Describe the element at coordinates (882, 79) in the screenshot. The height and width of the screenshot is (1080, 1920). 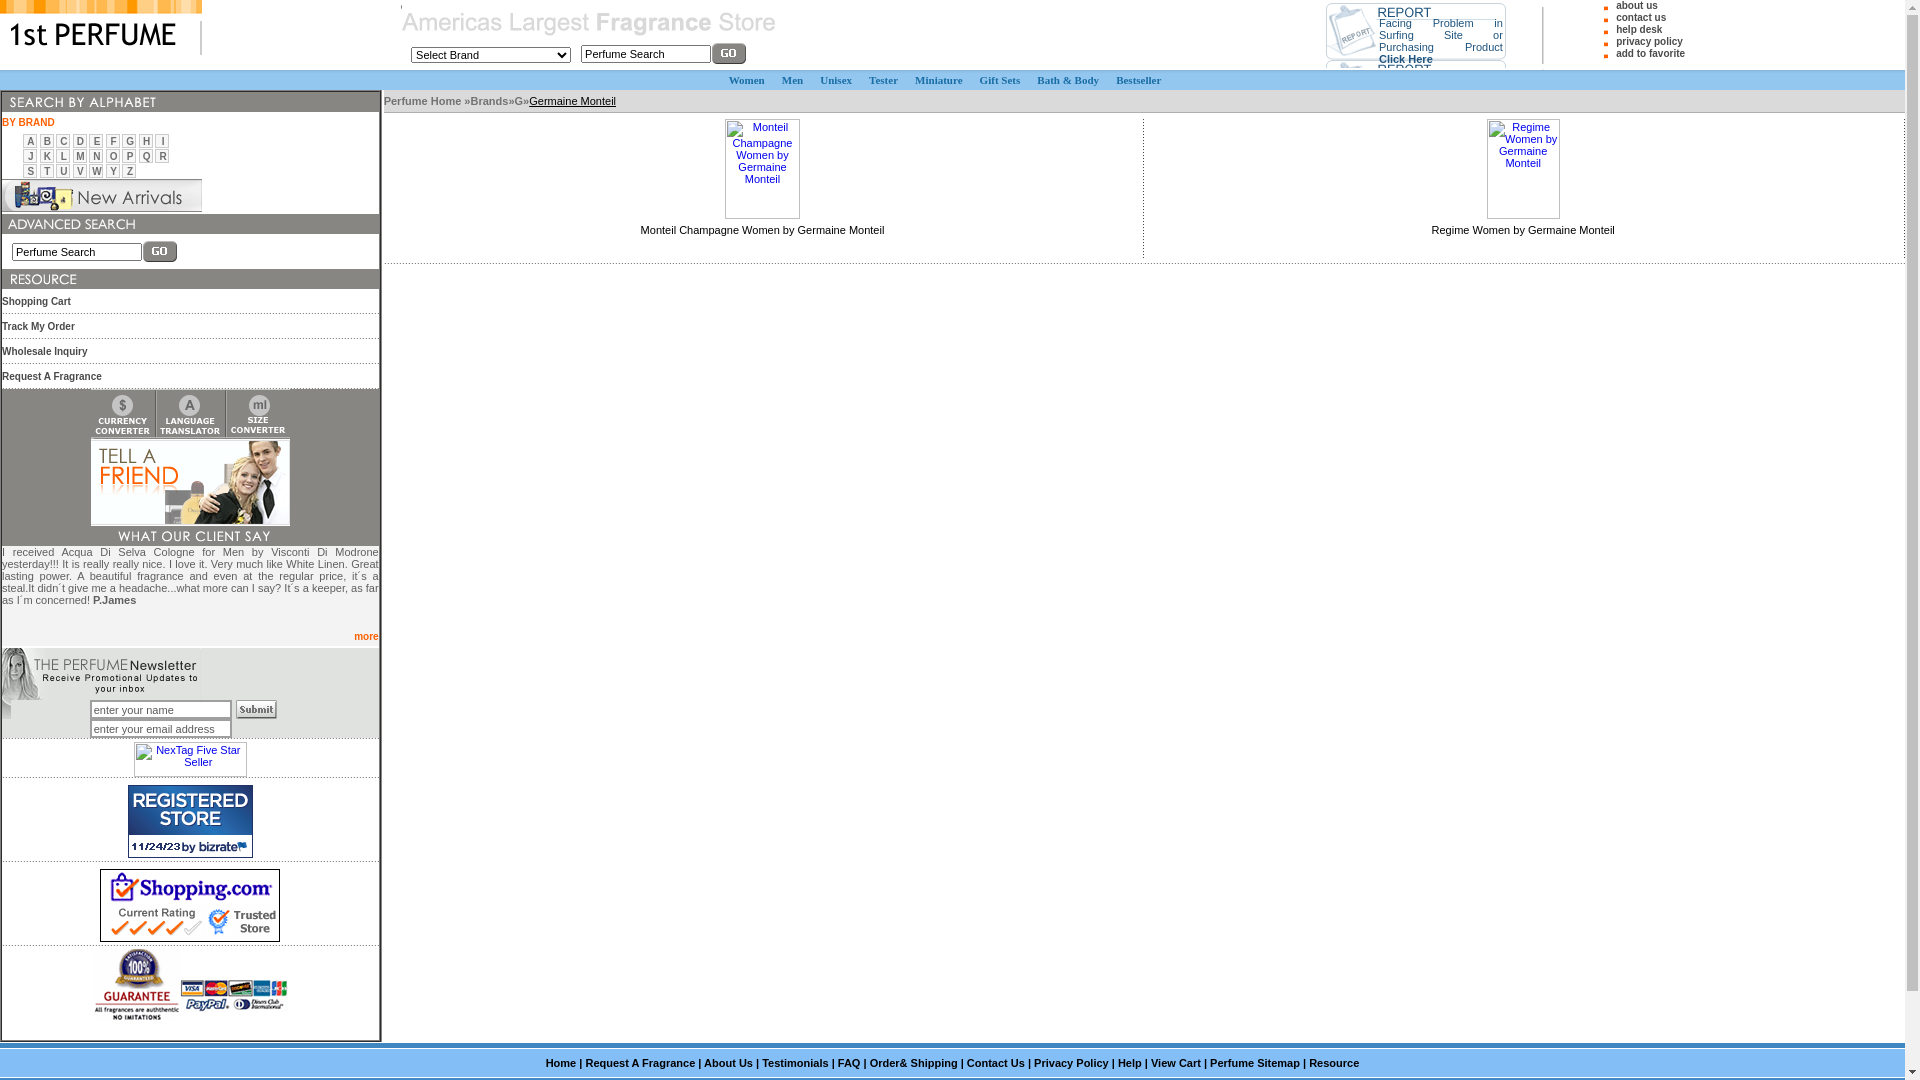
I see `'Tester'` at that location.